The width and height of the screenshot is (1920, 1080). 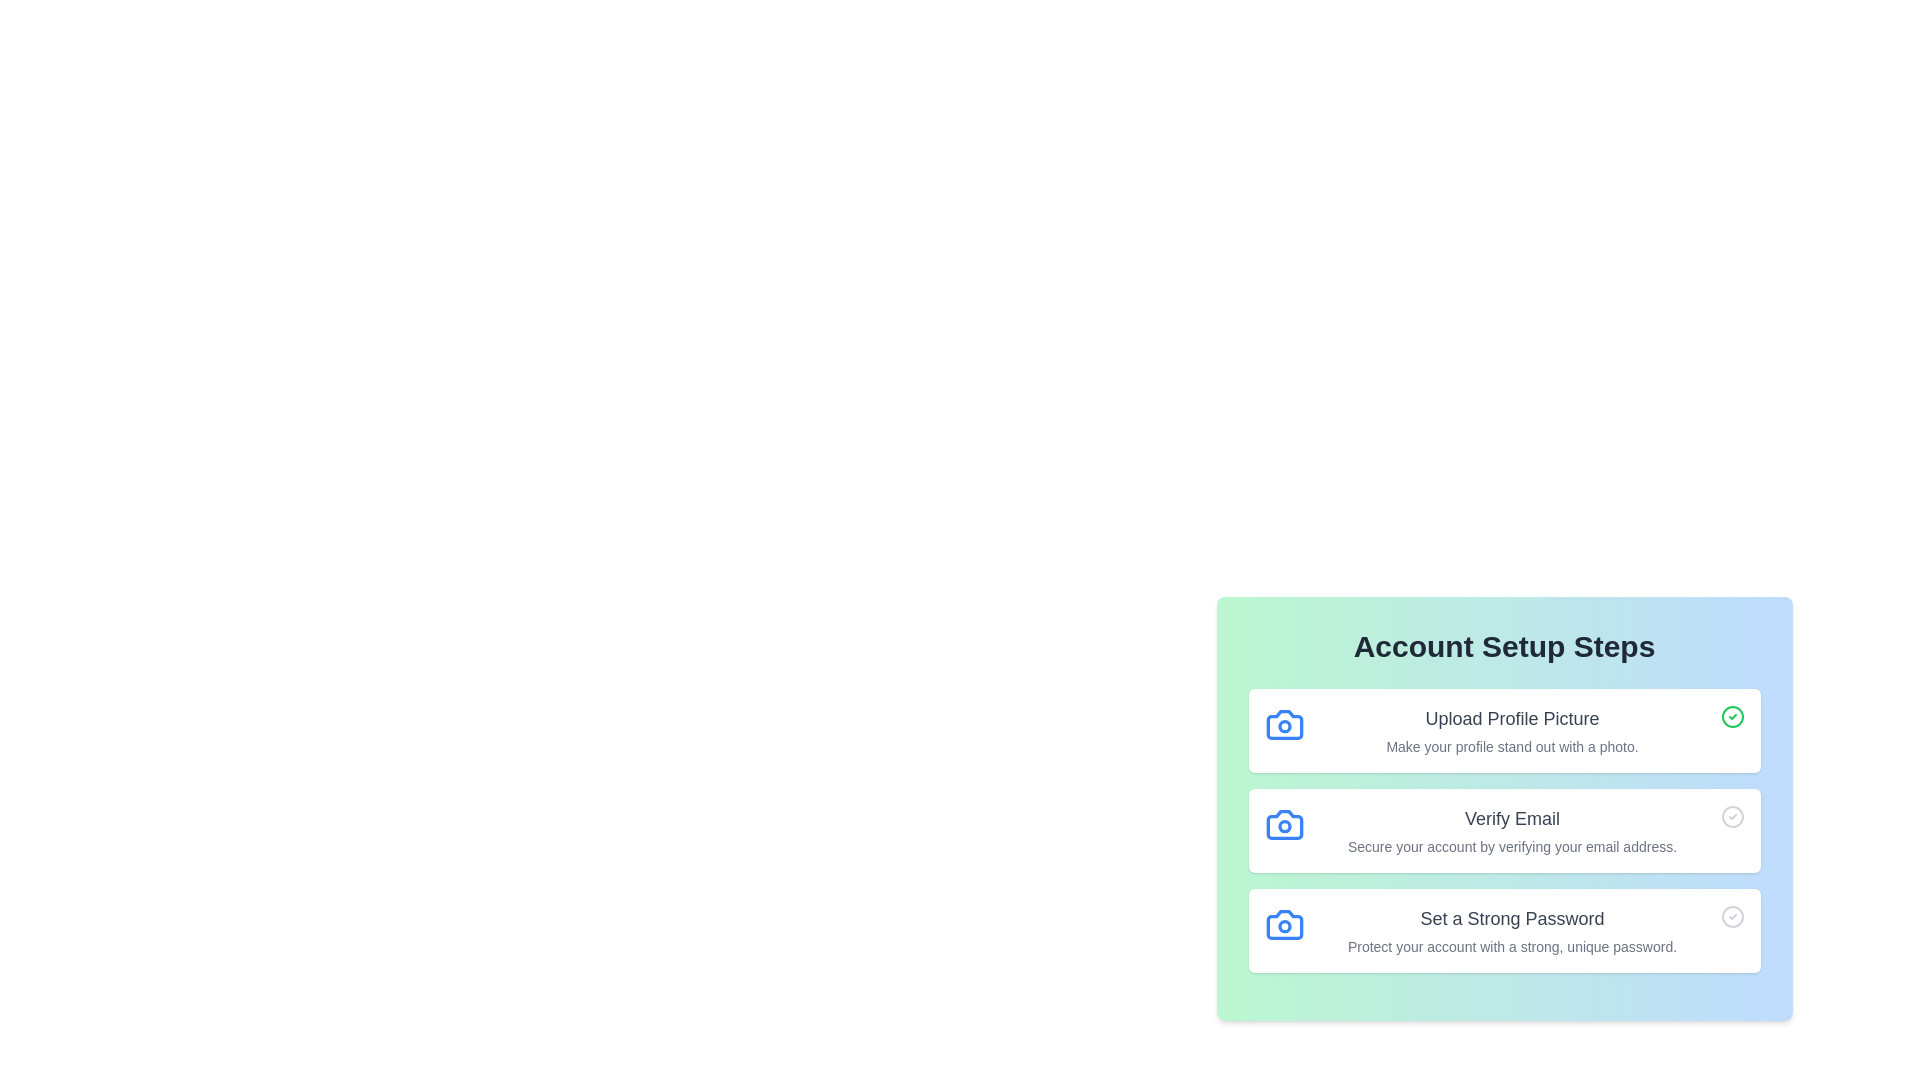 I want to click on the icon associated with the checklist item Verify Email, so click(x=1284, y=825).